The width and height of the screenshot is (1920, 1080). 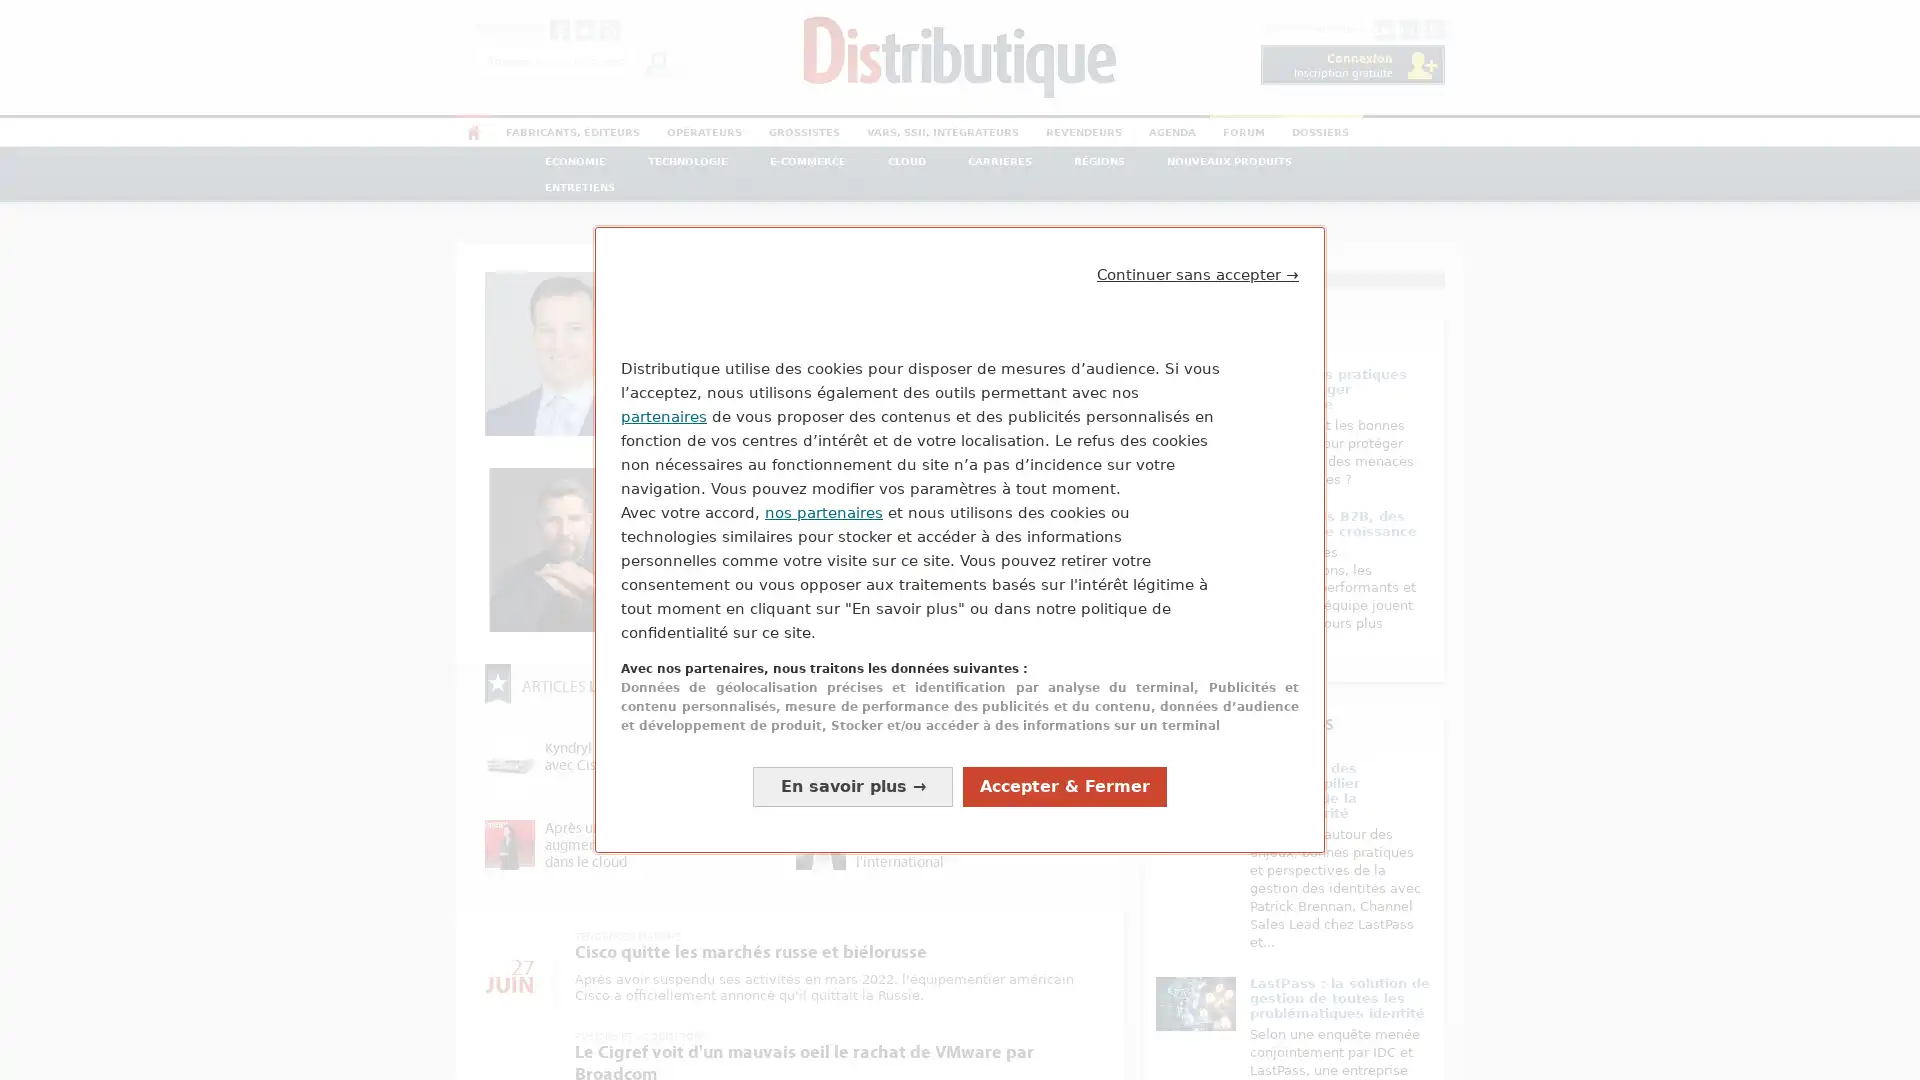 What do you see at coordinates (1064, 814) in the screenshot?
I see `Accepter notre traitement des donnees et fermer` at bounding box center [1064, 814].